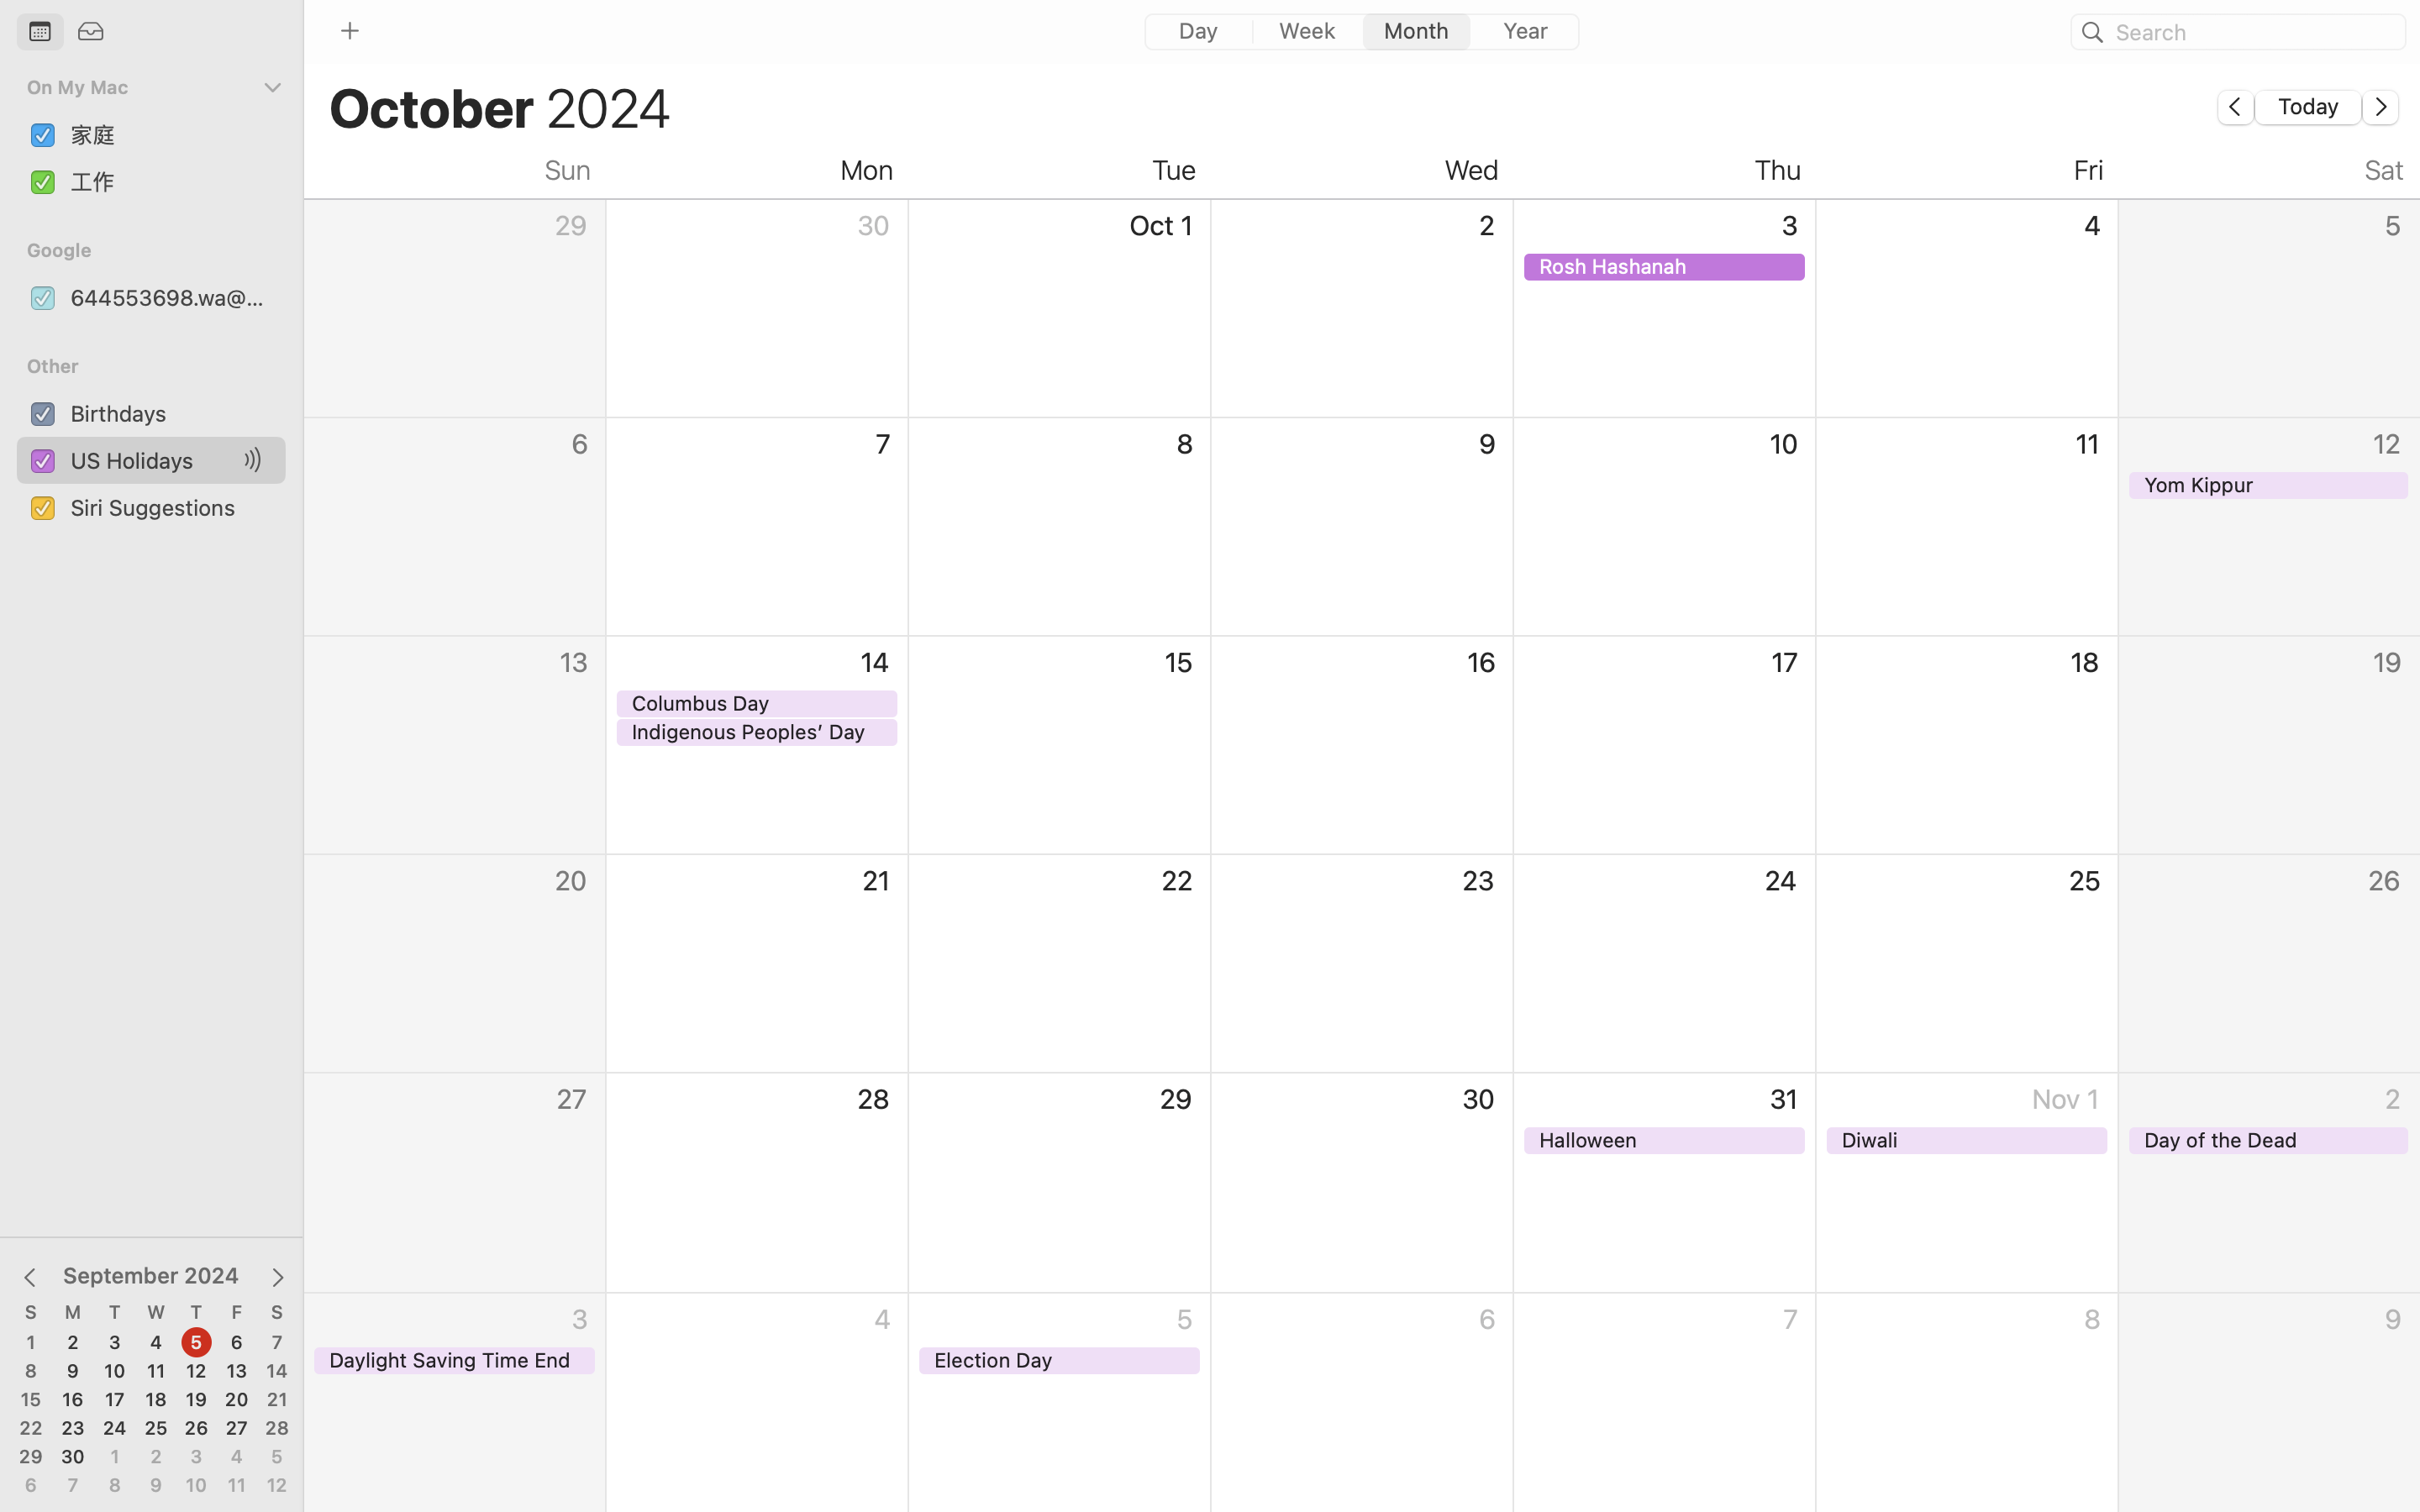  I want to click on 'On My Mac', so click(141, 87).